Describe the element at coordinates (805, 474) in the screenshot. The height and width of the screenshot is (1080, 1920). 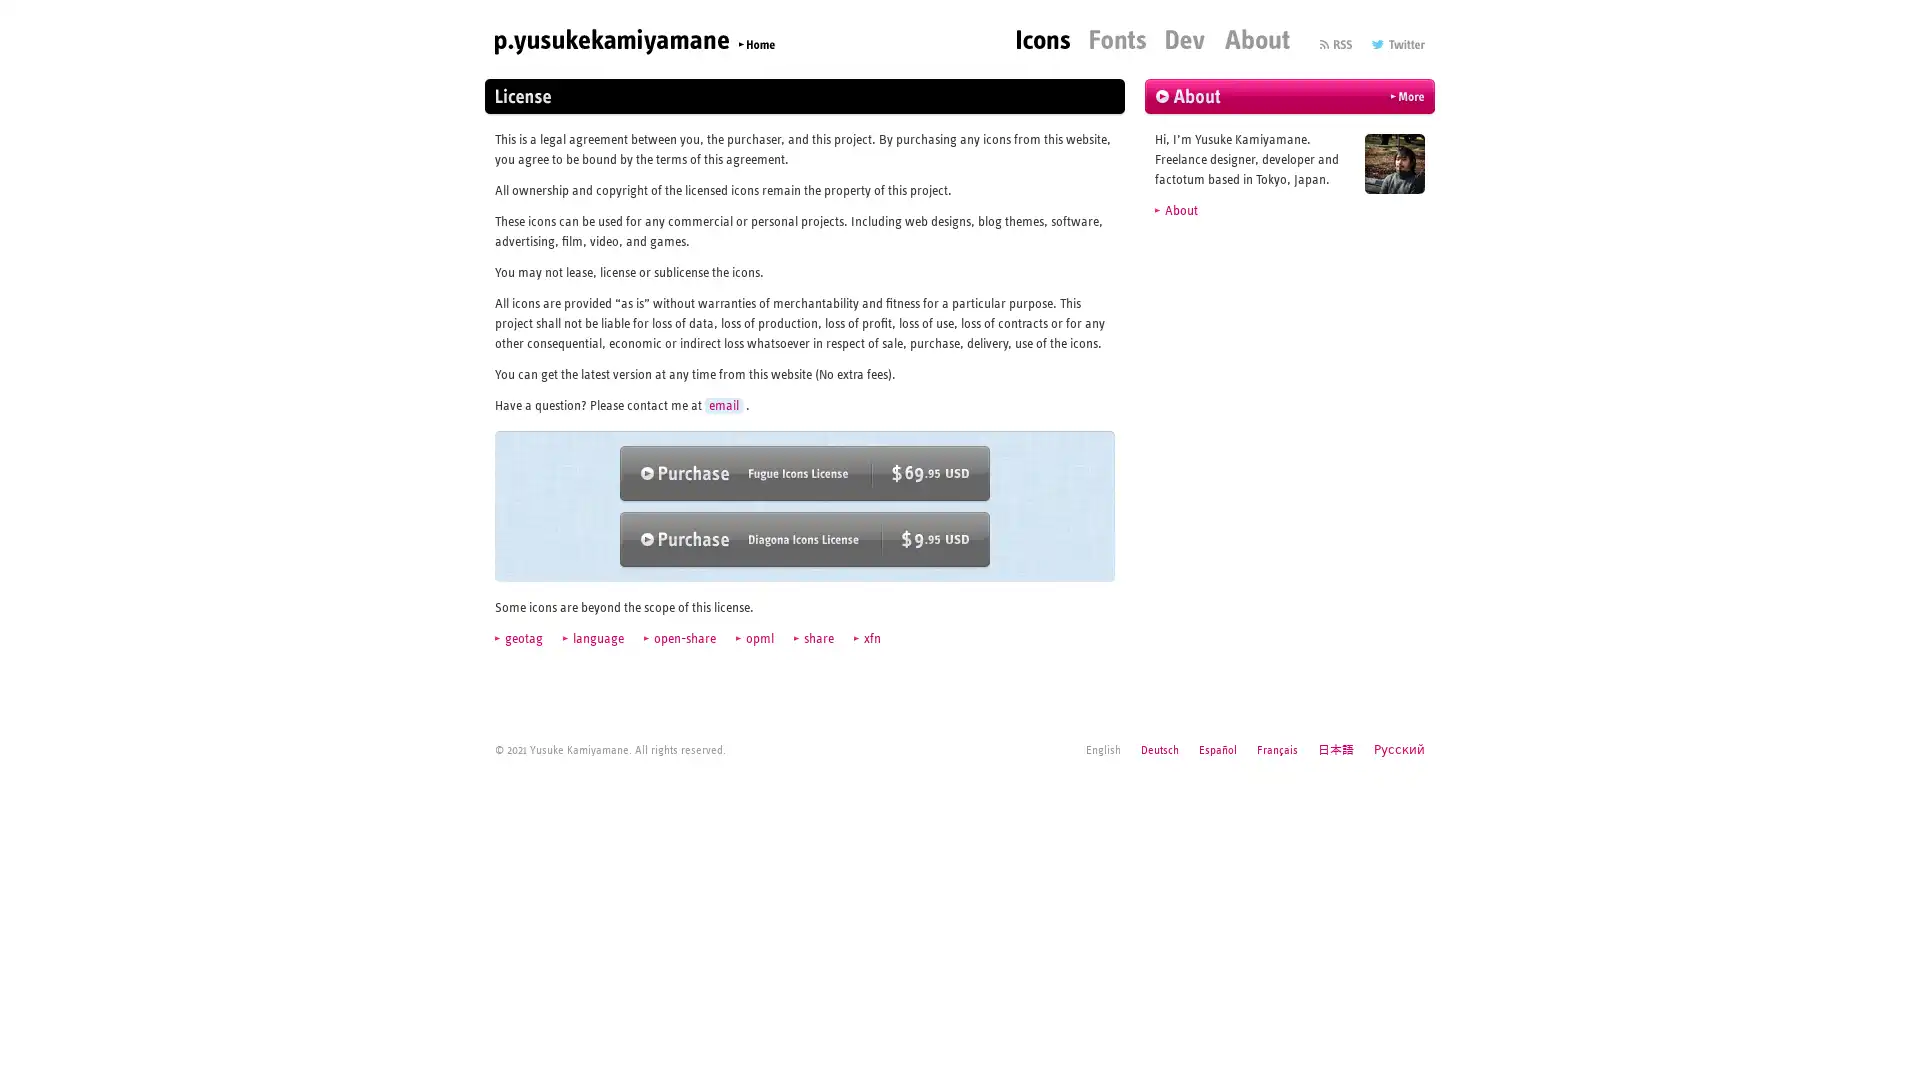
I see `Purchase Fugue Icons ($69.95 USD)` at that location.